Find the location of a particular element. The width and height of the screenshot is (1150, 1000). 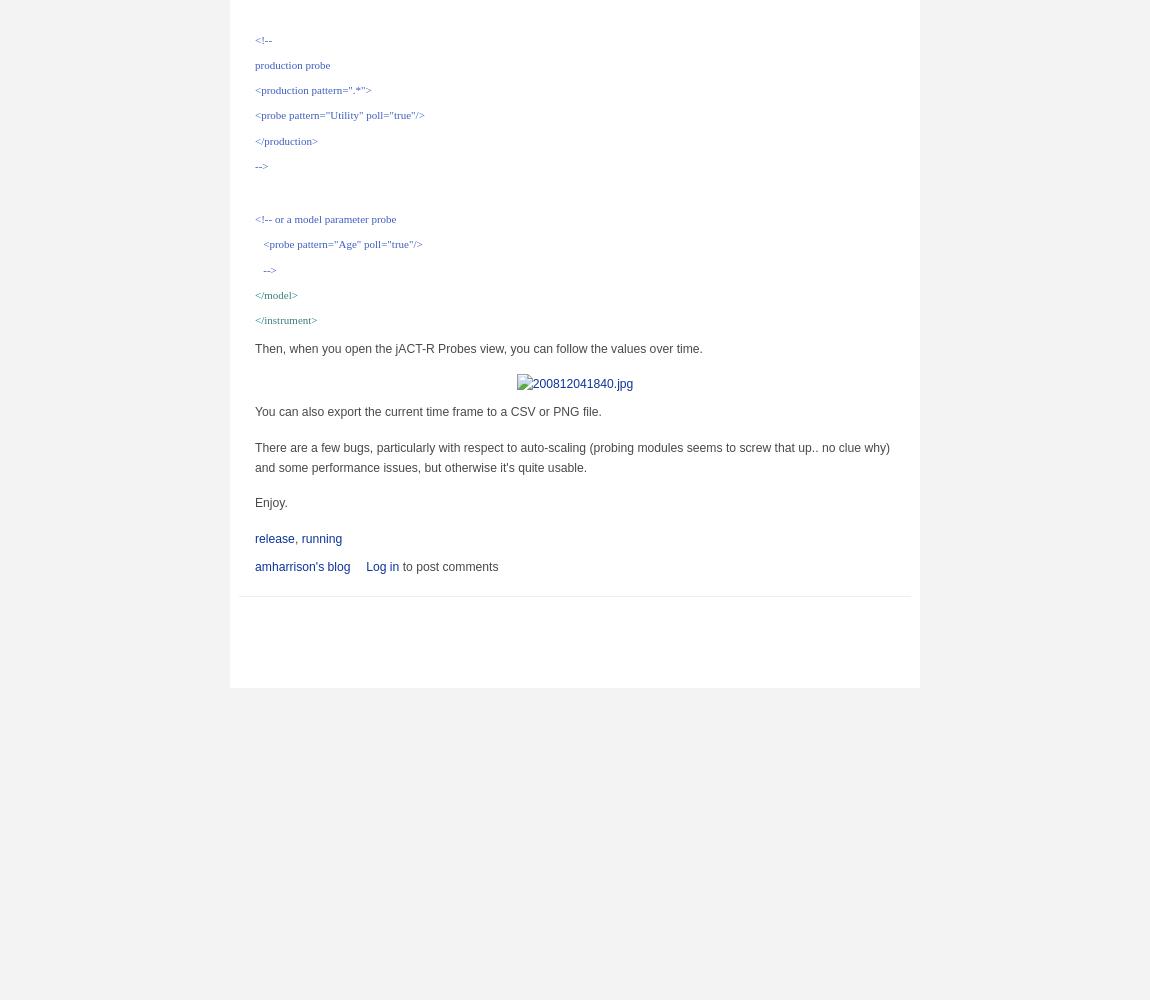

'running' is located at coordinates (321, 538).